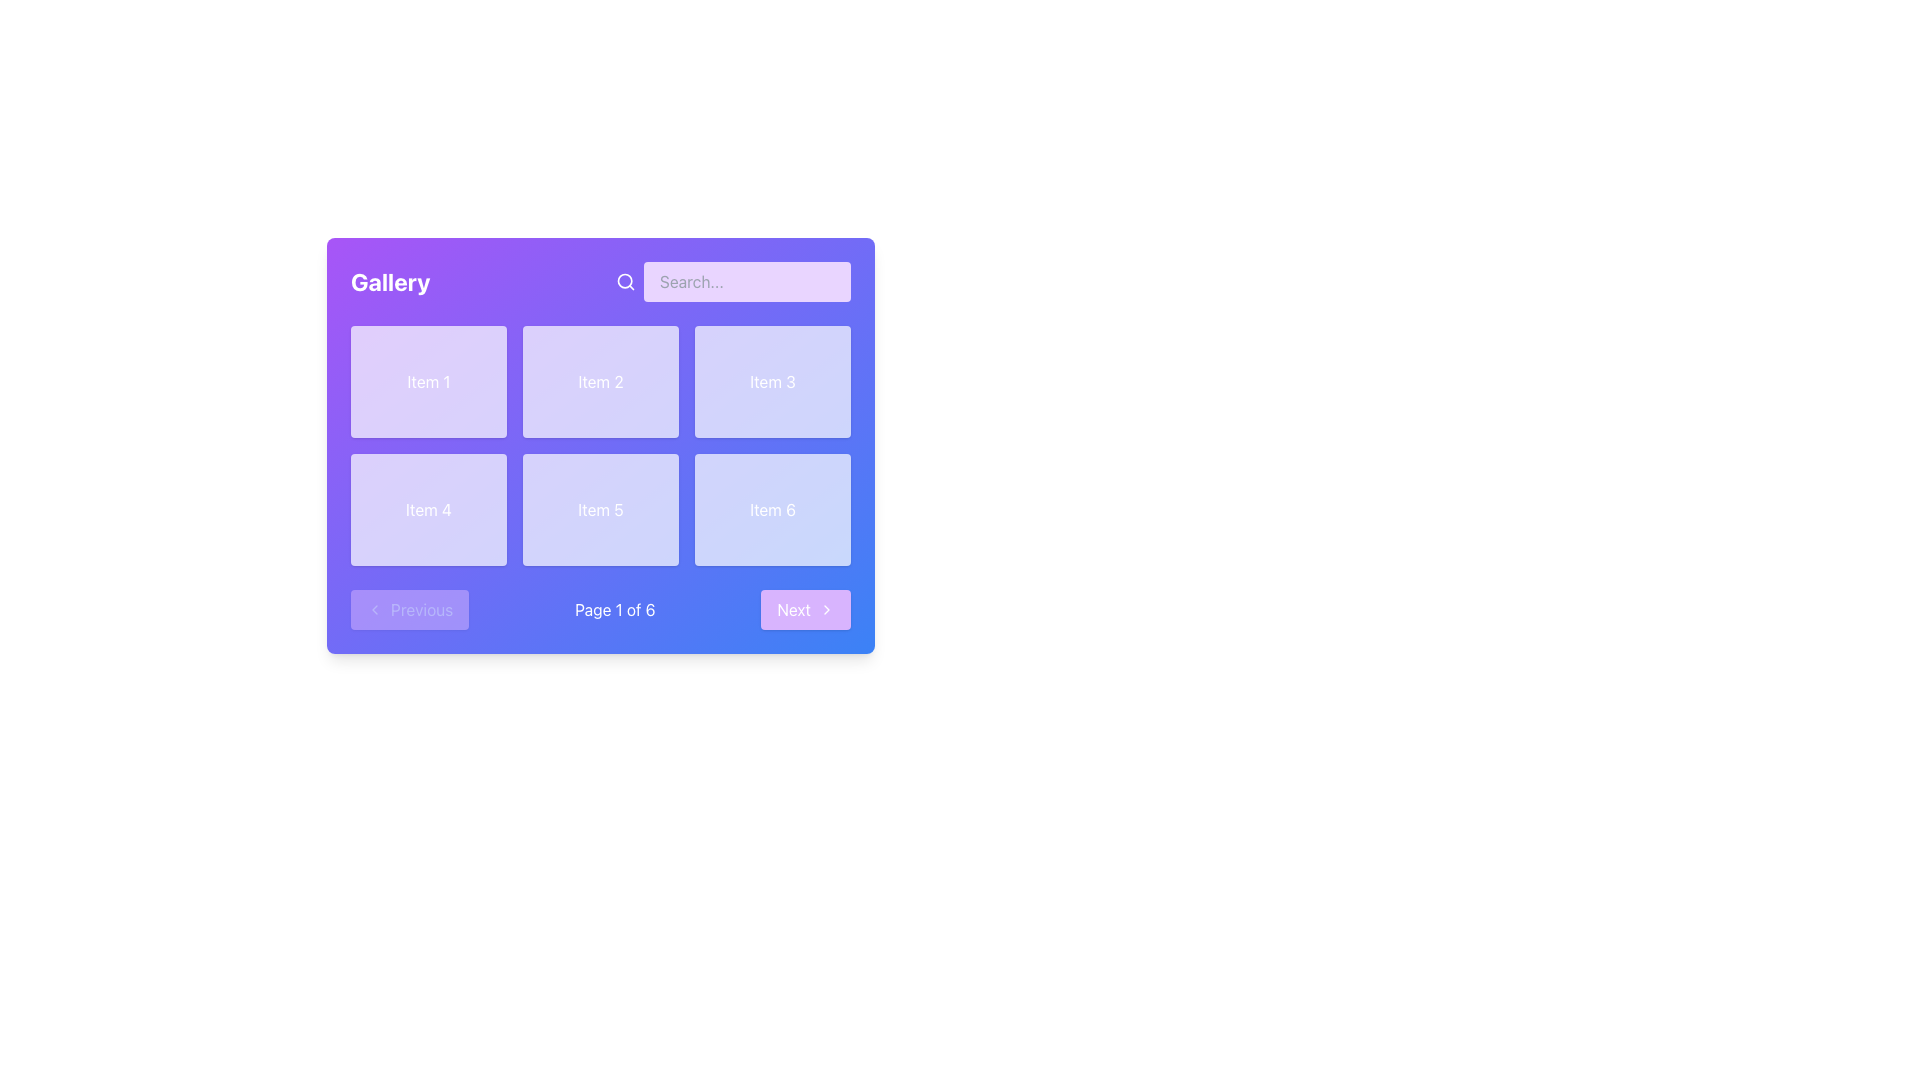 The width and height of the screenshot is (1920, 1080). I want to click on the Text Label indicating 'Item 5' in the fifth item of the second row of a 2x3 grid, so click(599, 508).